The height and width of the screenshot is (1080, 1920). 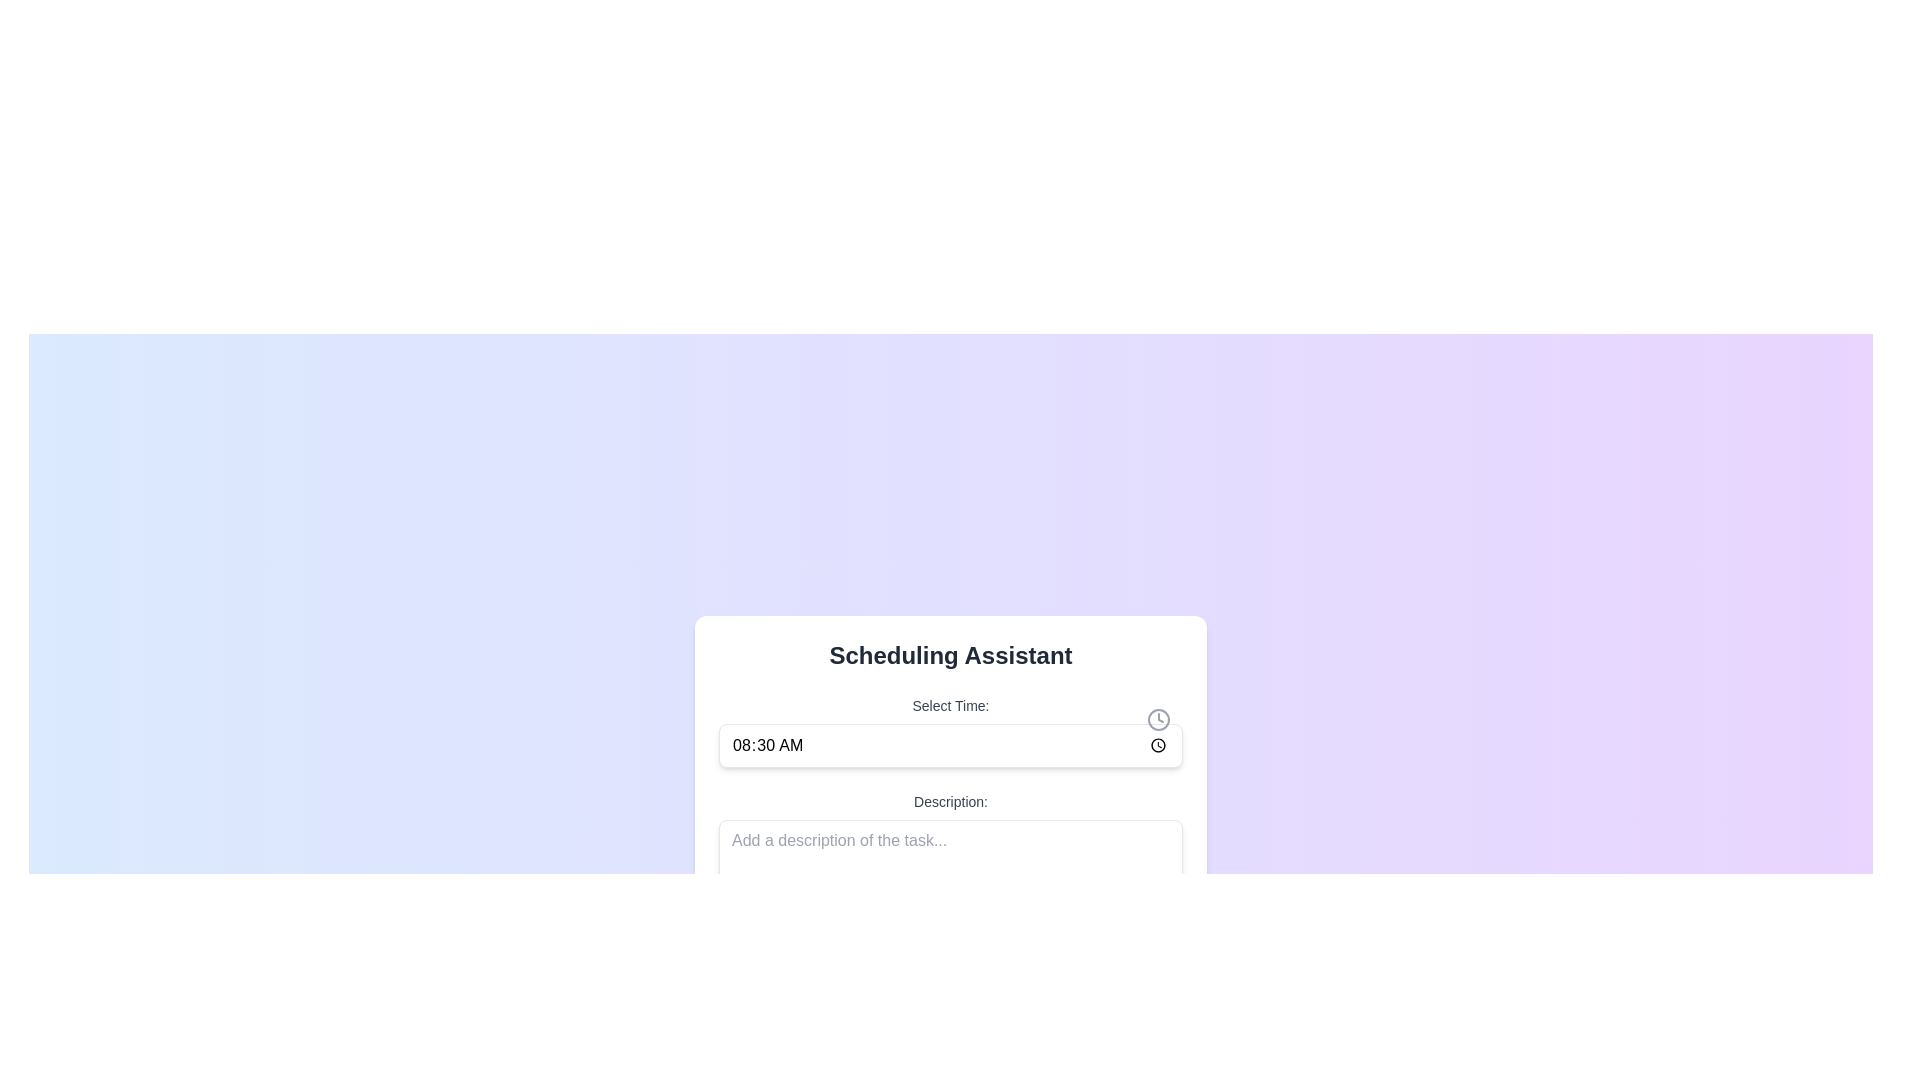 I want to click on the Time picker input field which is styled with rounded corners and currently displays '08:30 AM' for editing the time, so click(x=949, y=744).